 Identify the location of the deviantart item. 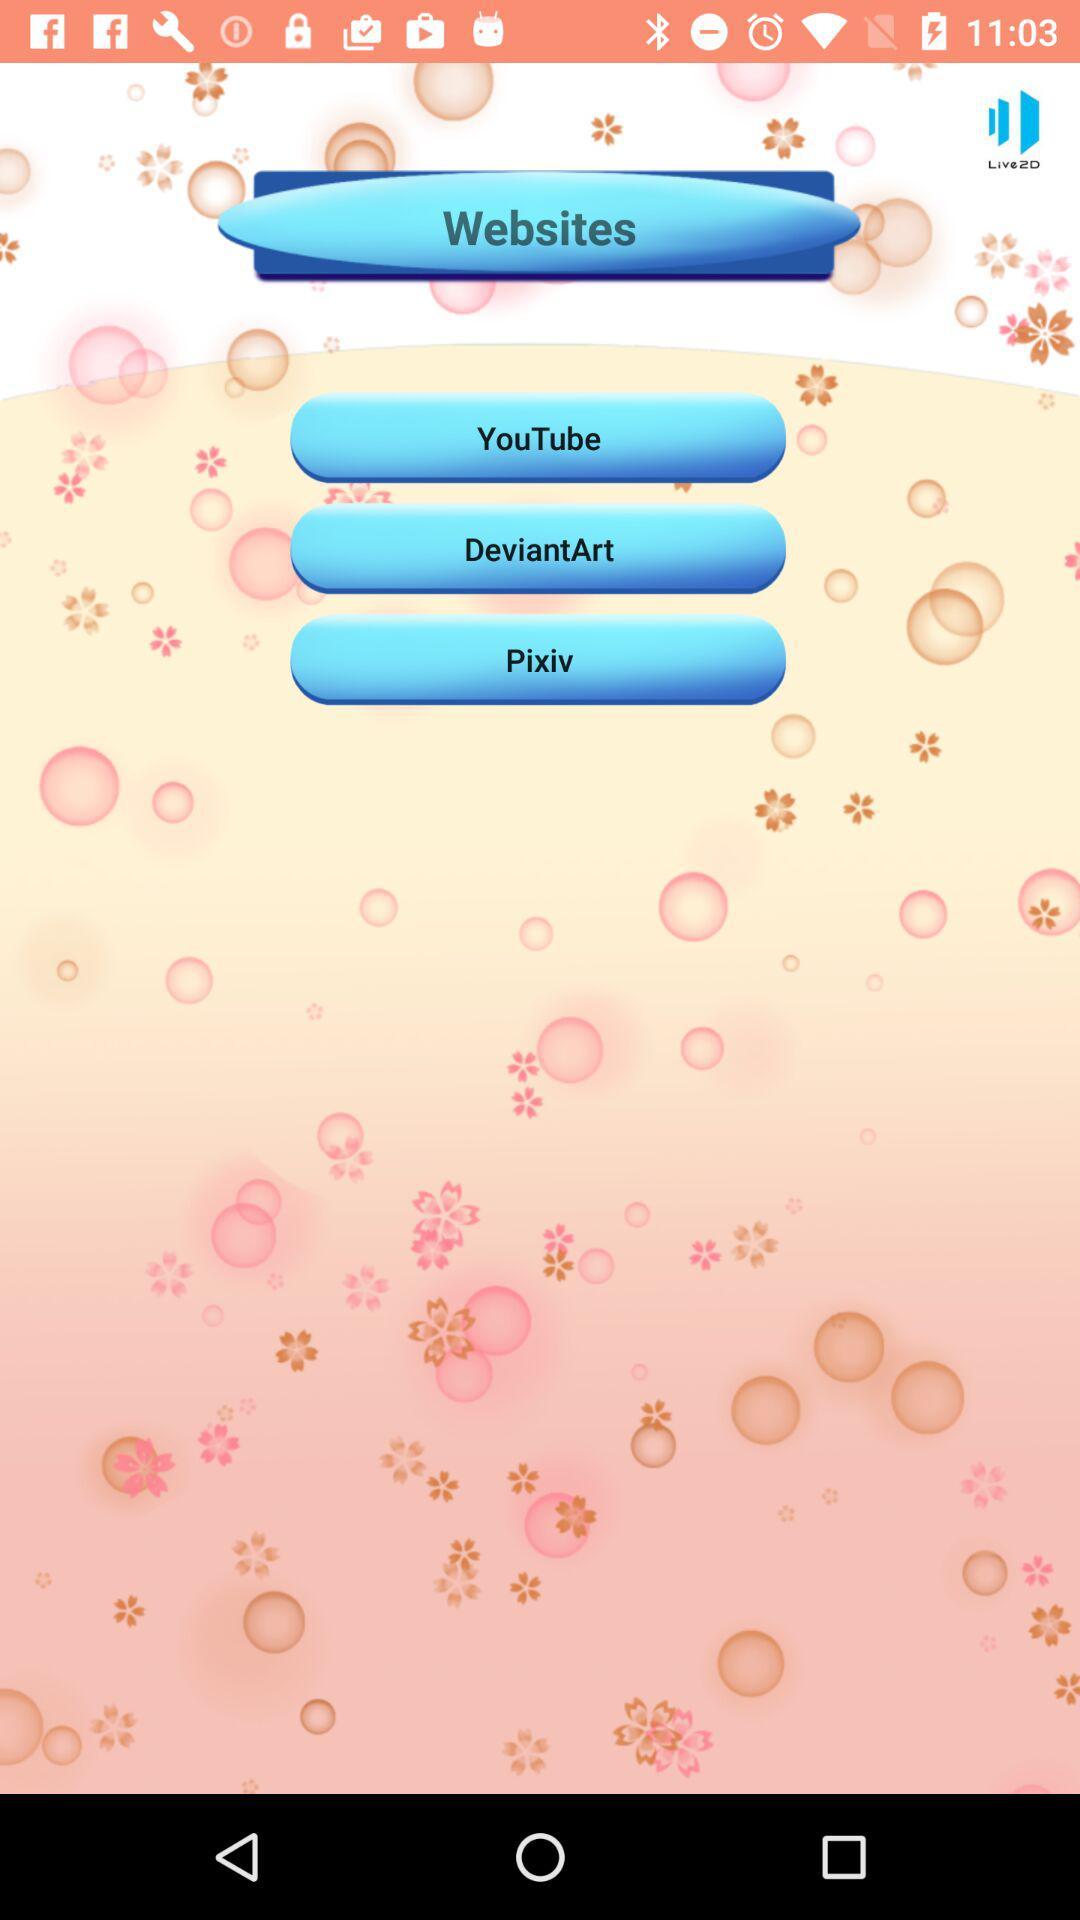
(538, 548).